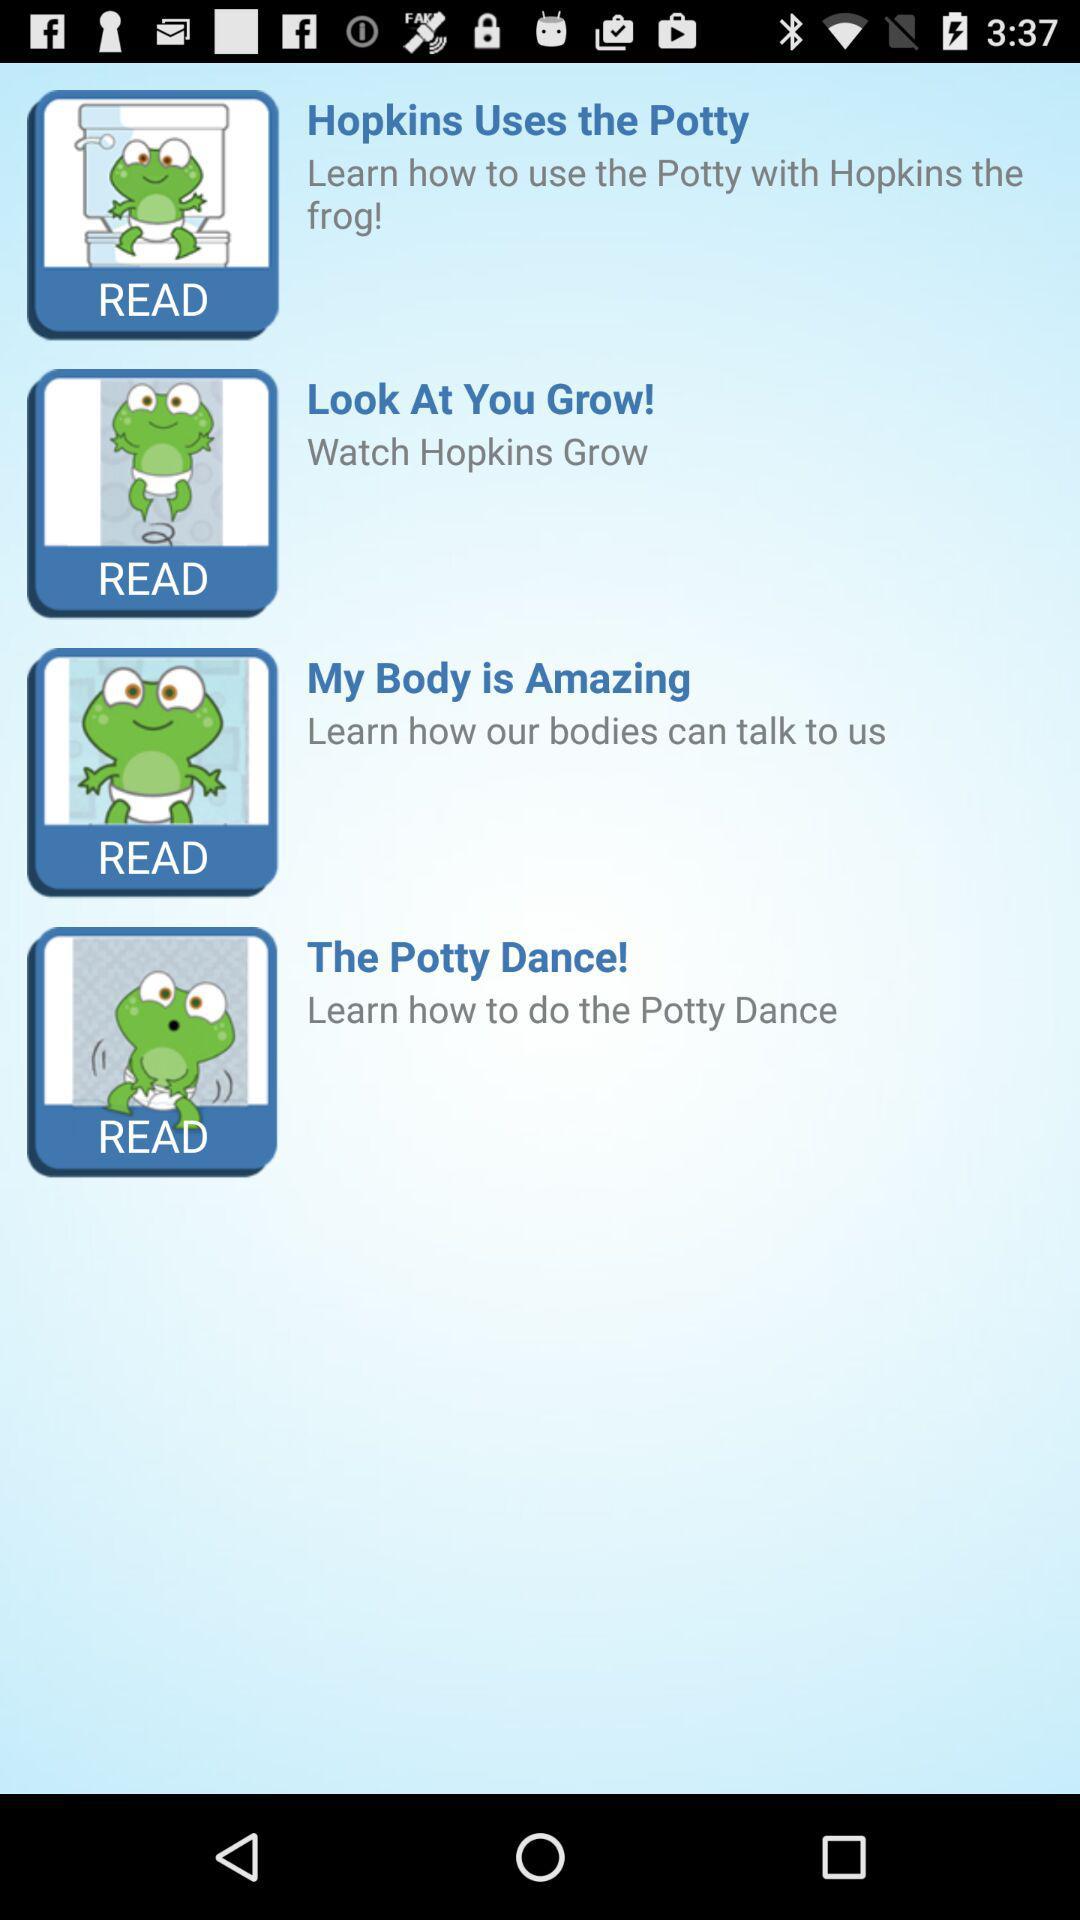 This screenshot has height=1920, width=1080. Describe the element at coordinates (152, 216) in the screenshot. I see `the item next to the hopkins uses the icon` at that location.